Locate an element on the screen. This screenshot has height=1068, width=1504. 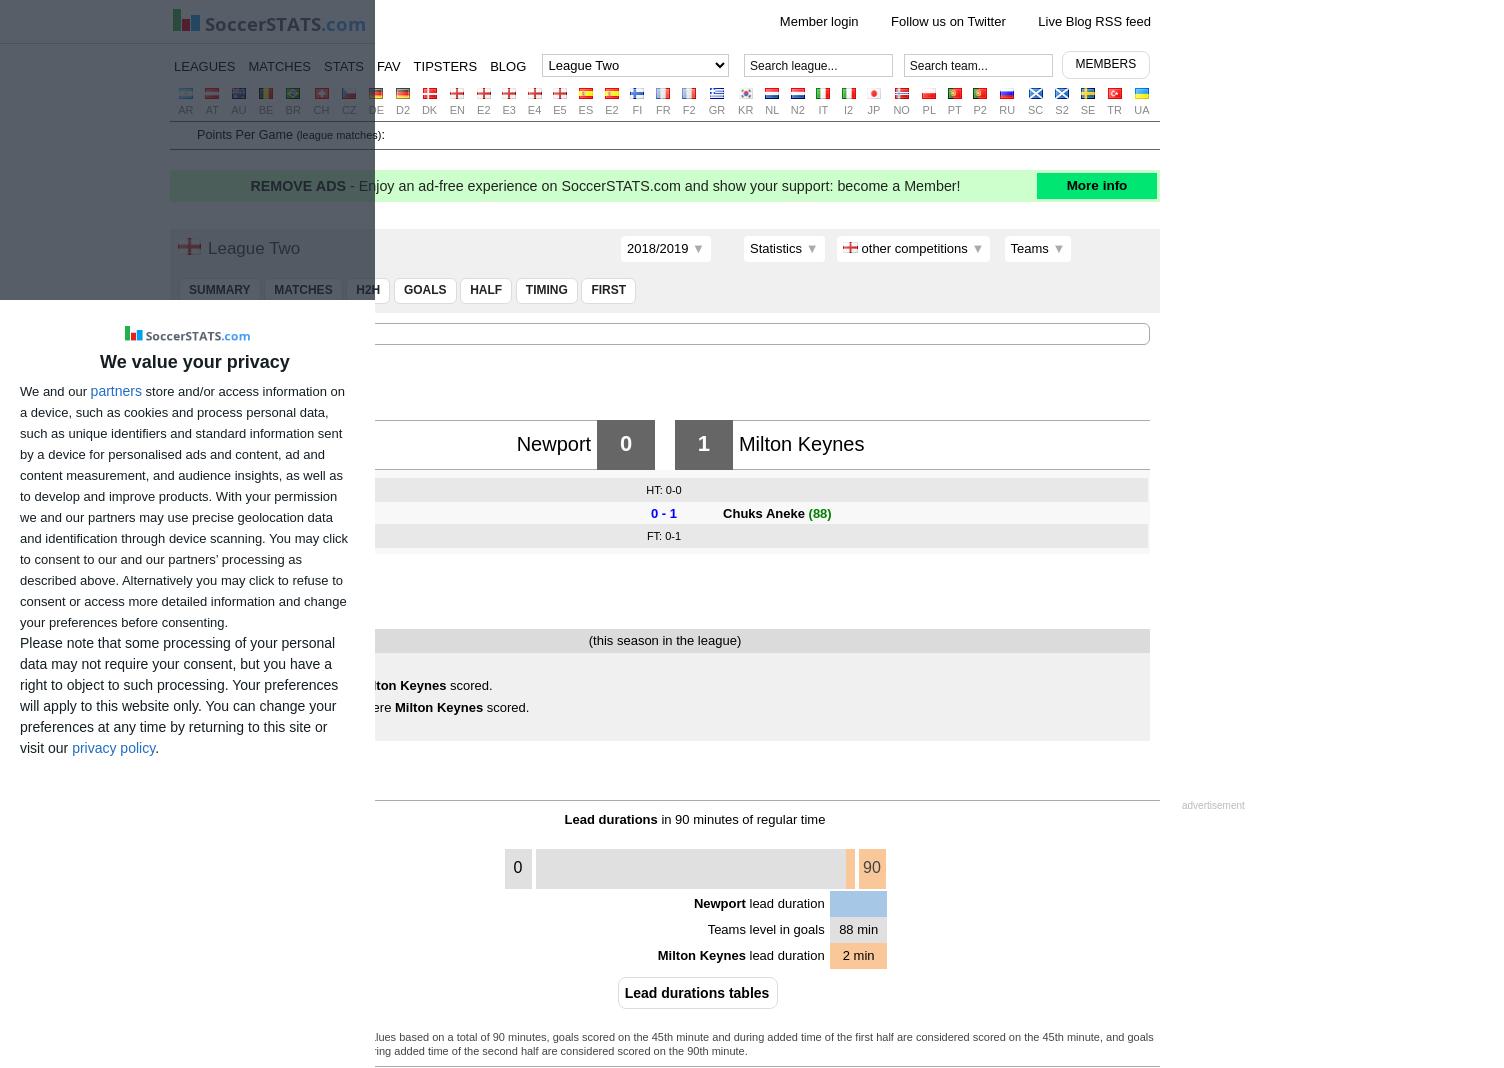
'DE' is located at coordinates (376, 109).